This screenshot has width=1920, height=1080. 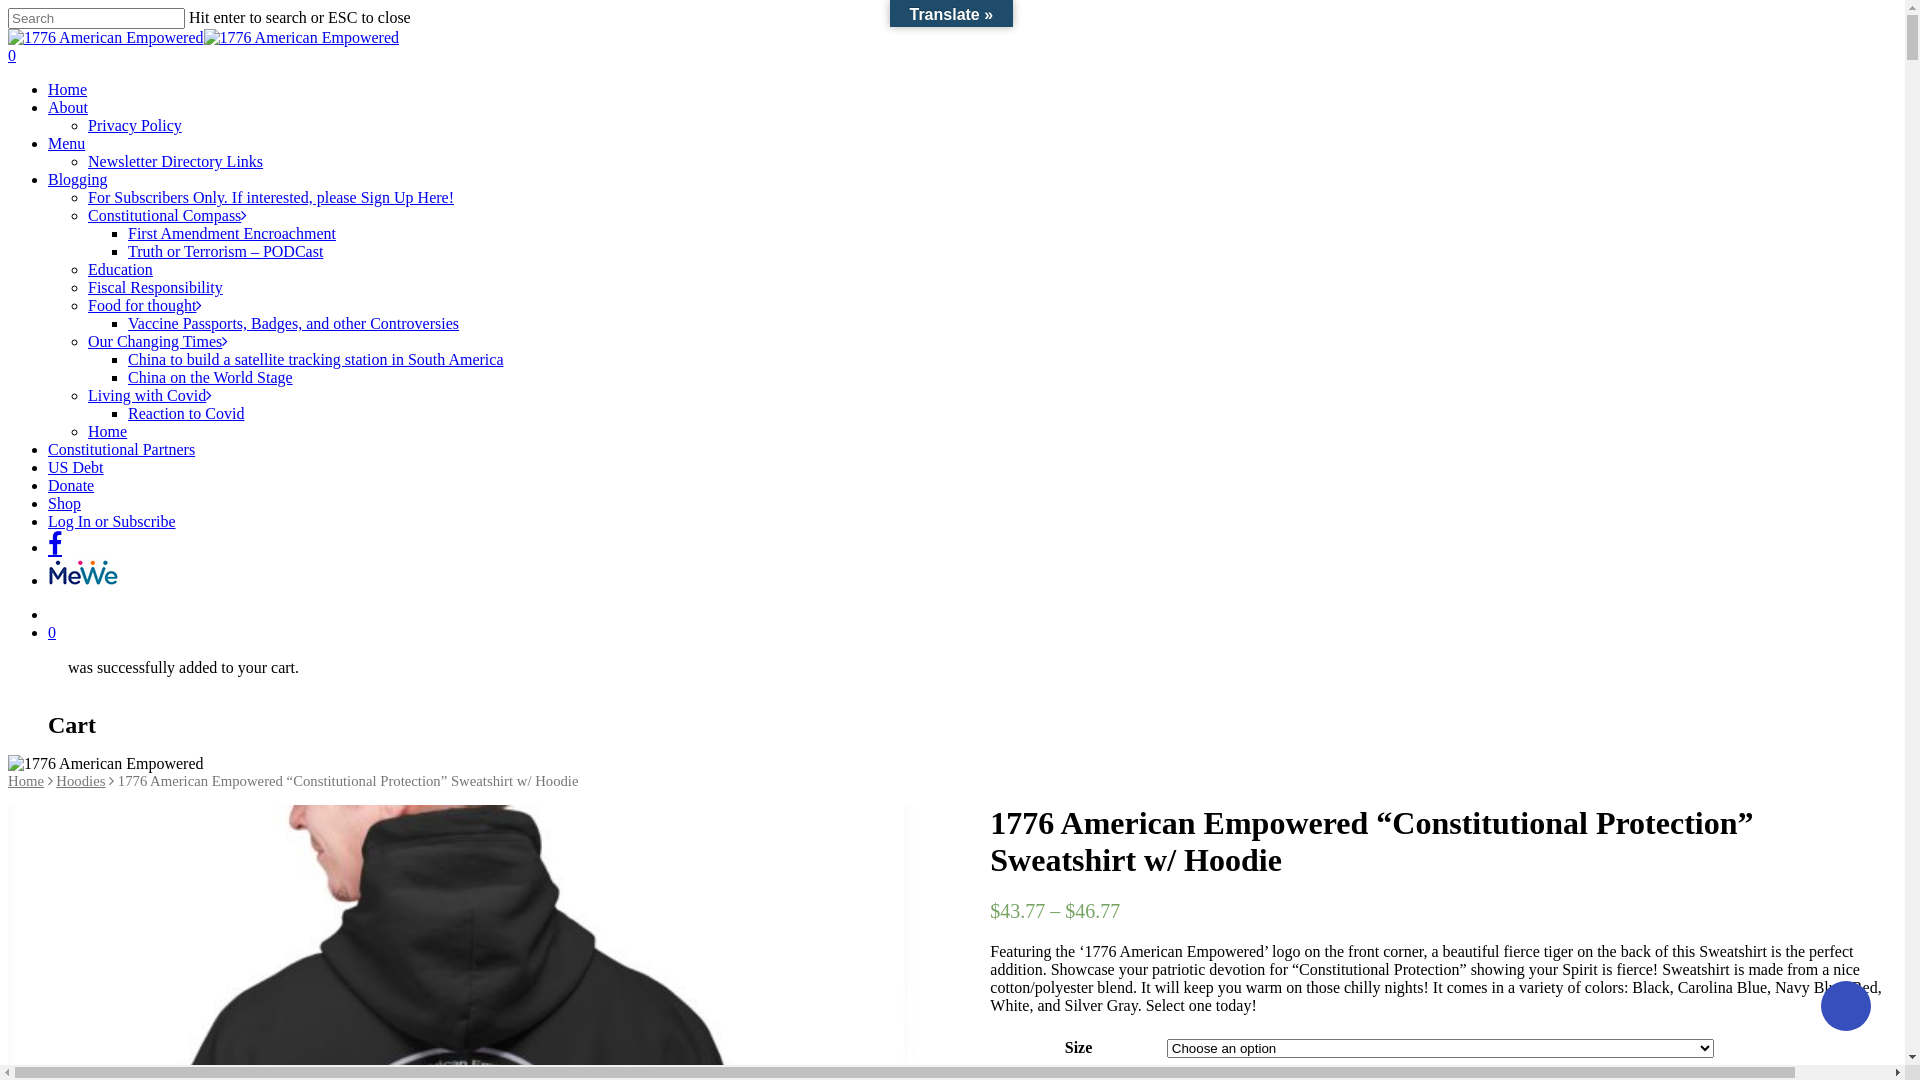 What do you see at coordinates (86, 395) in the screenshot?
I see `'Living with Covid'` at bounding box center [86, 395].